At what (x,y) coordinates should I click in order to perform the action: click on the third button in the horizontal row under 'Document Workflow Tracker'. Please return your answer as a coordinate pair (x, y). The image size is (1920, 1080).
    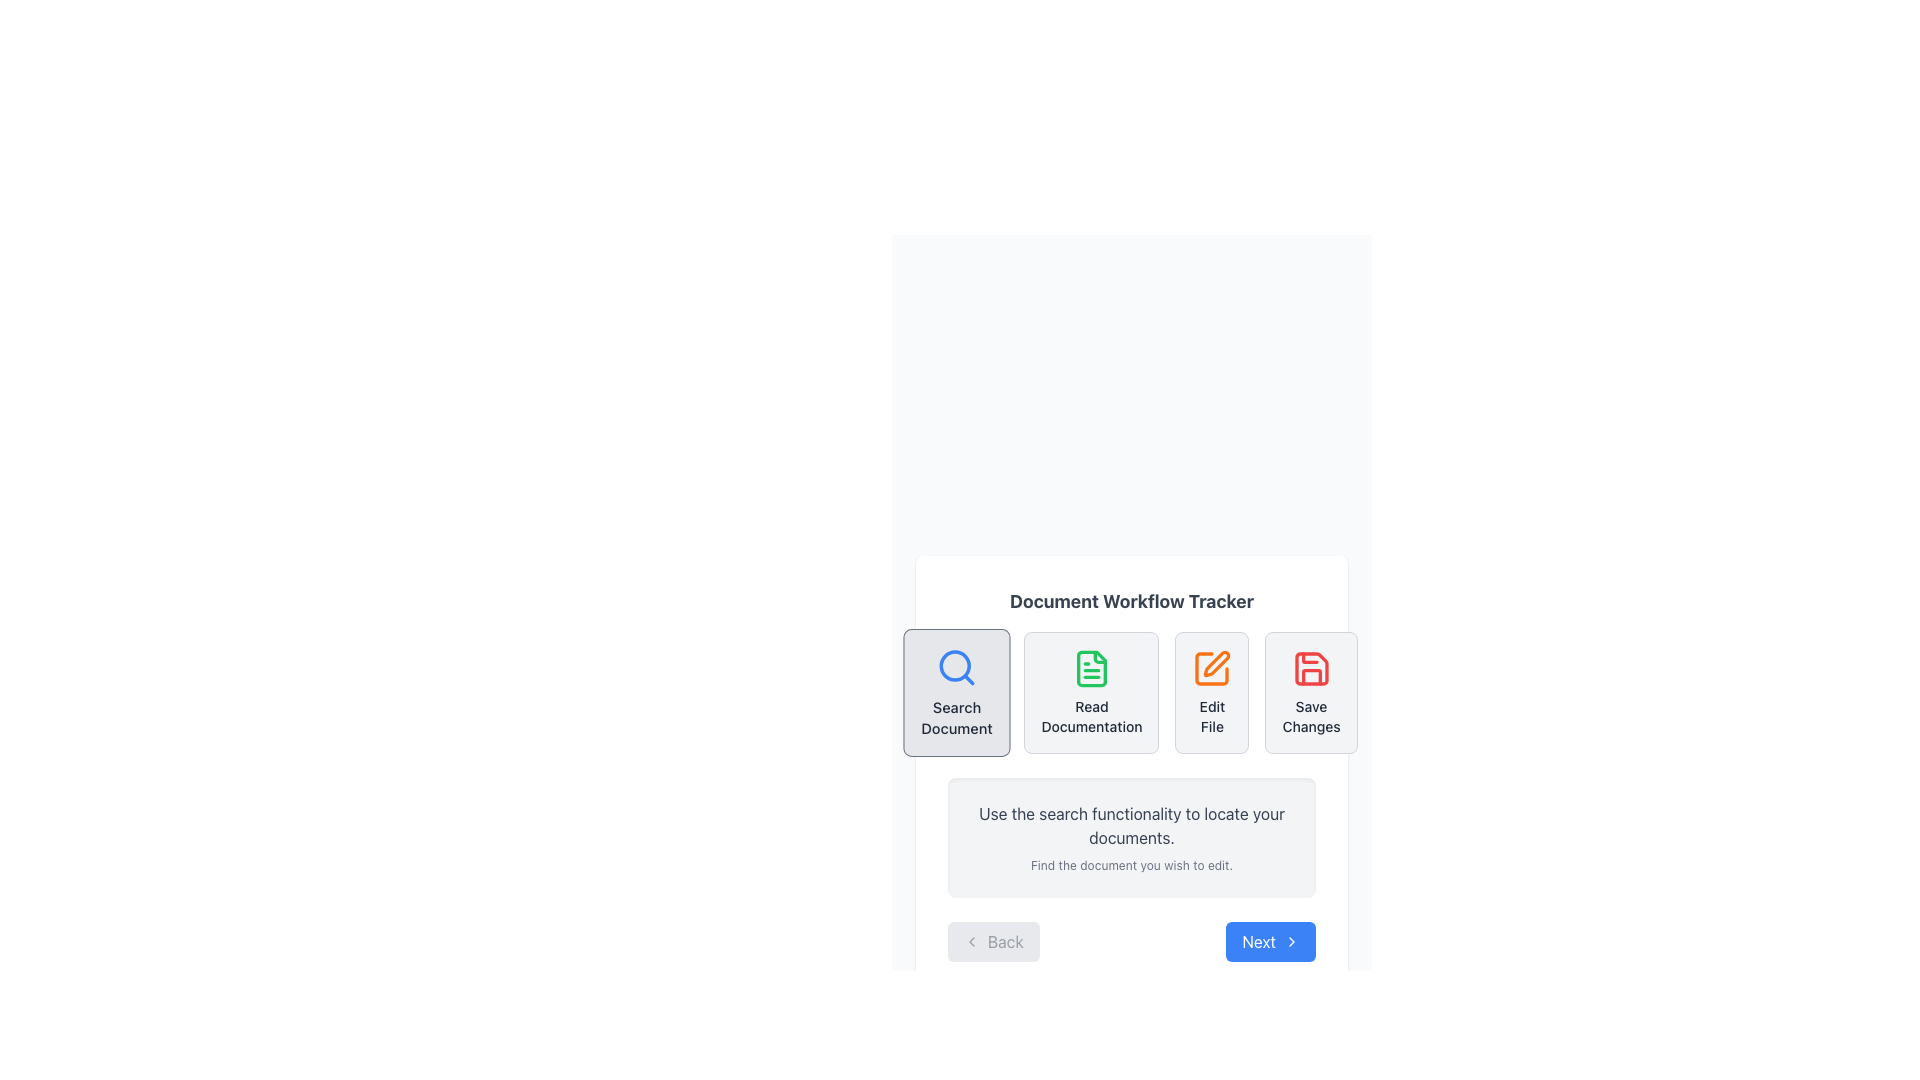
    Looking at the image, I should click on (1211, 692).